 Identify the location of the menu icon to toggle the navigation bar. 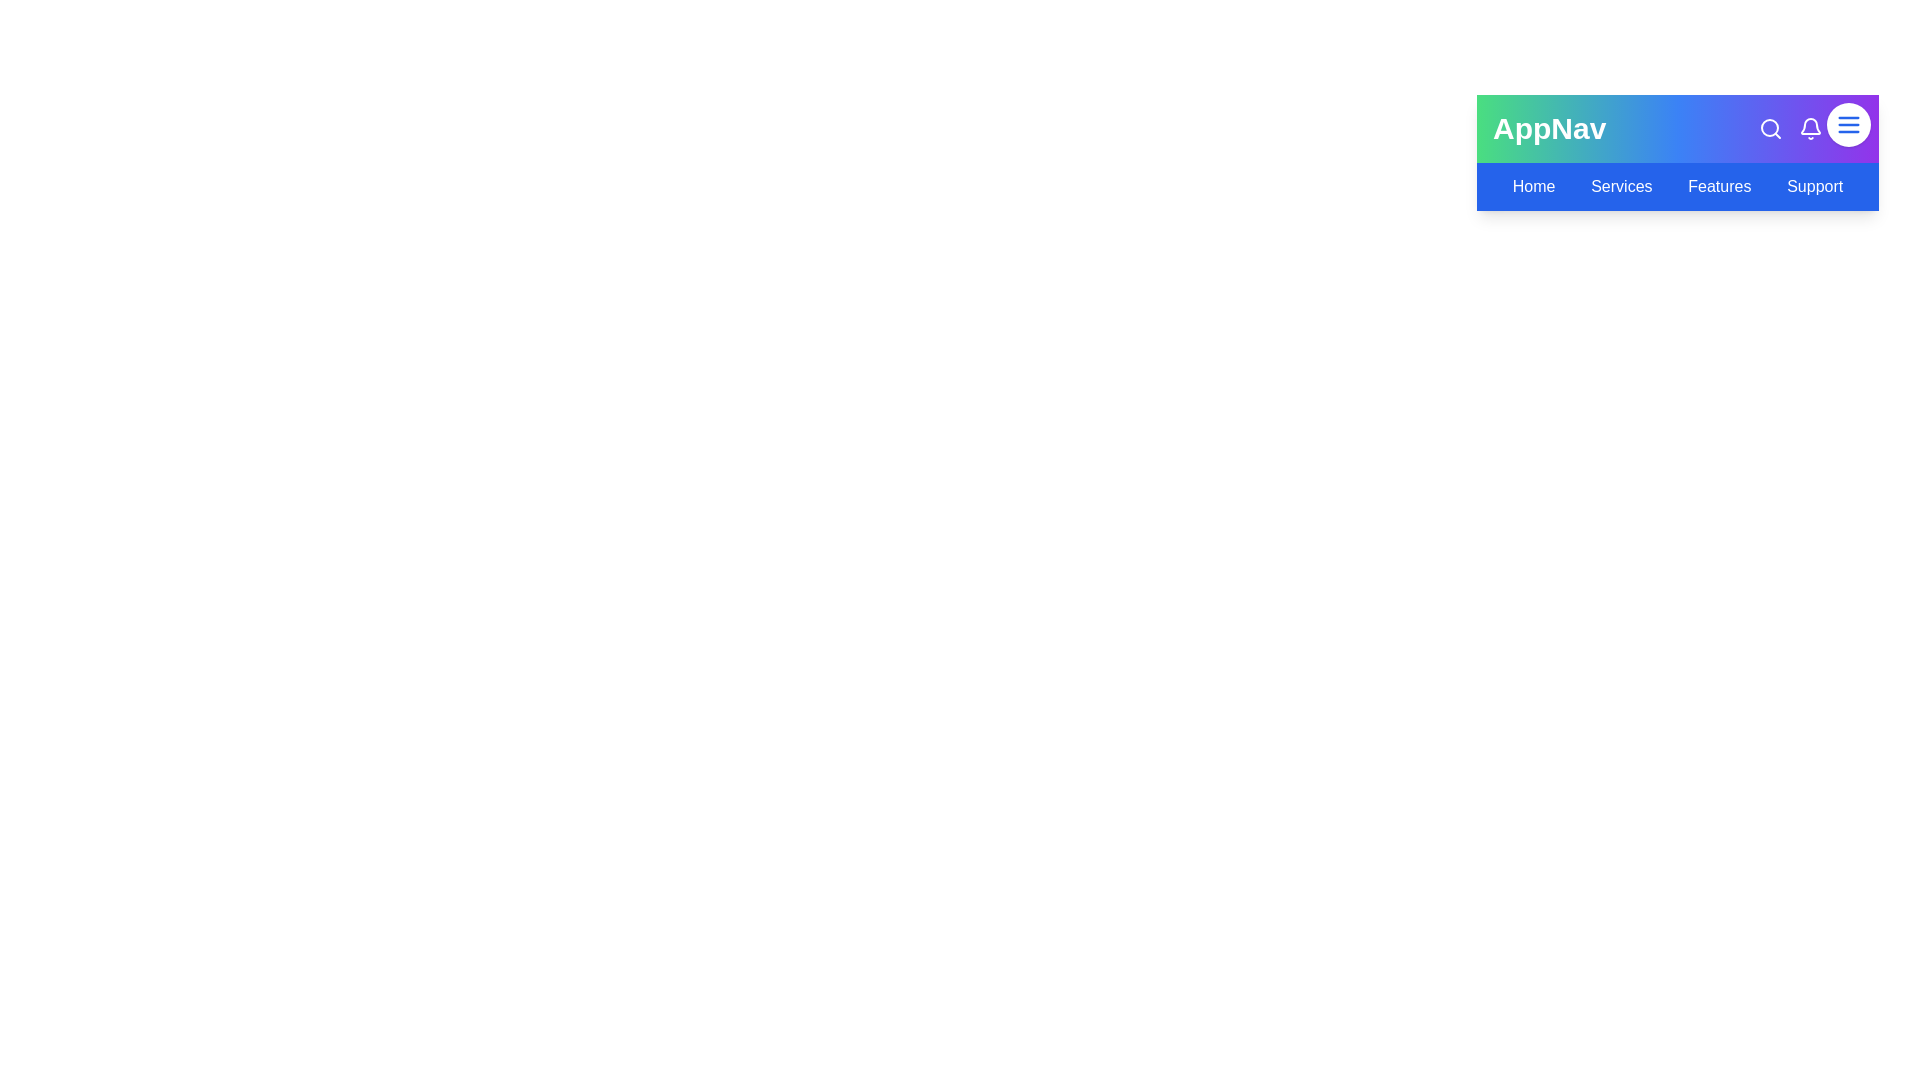
(1847, 124).